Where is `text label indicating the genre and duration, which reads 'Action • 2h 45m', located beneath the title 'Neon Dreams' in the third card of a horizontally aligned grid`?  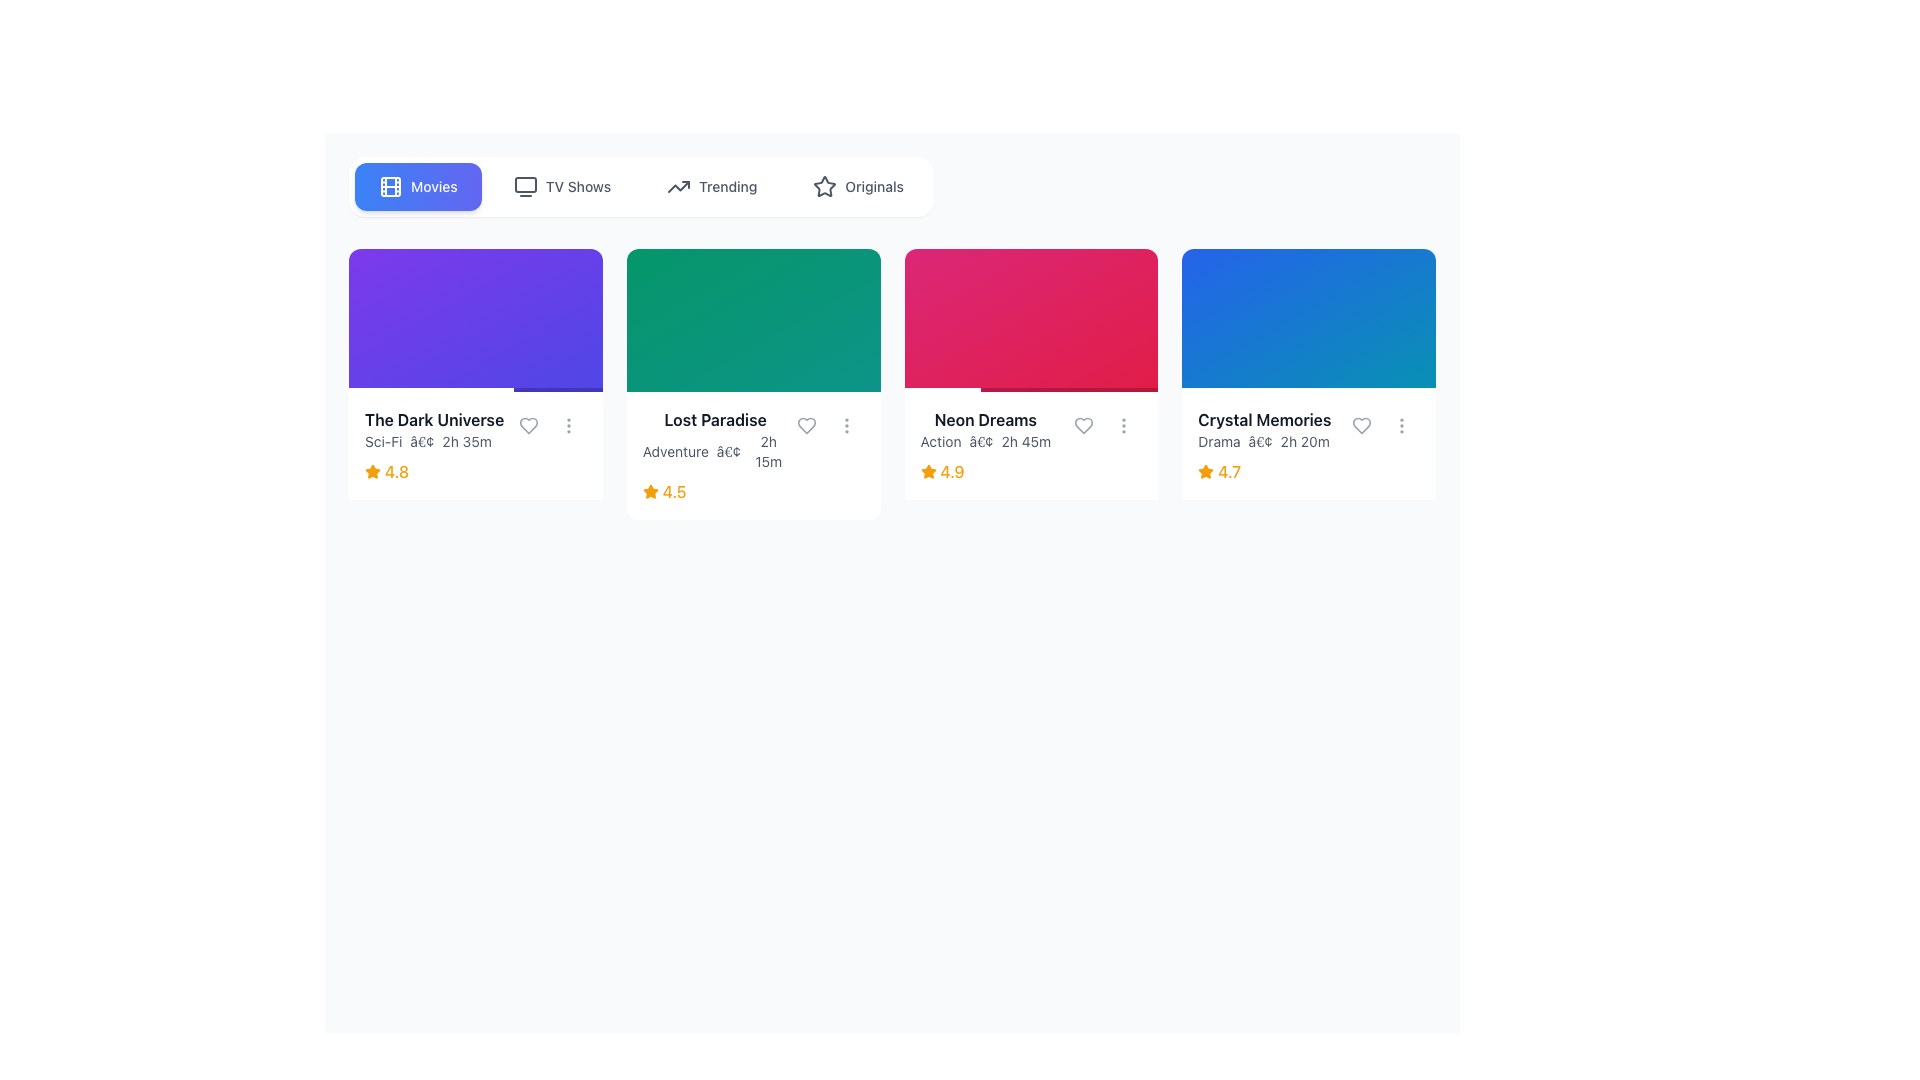
text label indicating the genre and duration, which reads 'Action • 2h 45m', located beneath the title 'Neon Dreams' in the third card of a horizontally aligned grid is located at coordinates (985, 440).